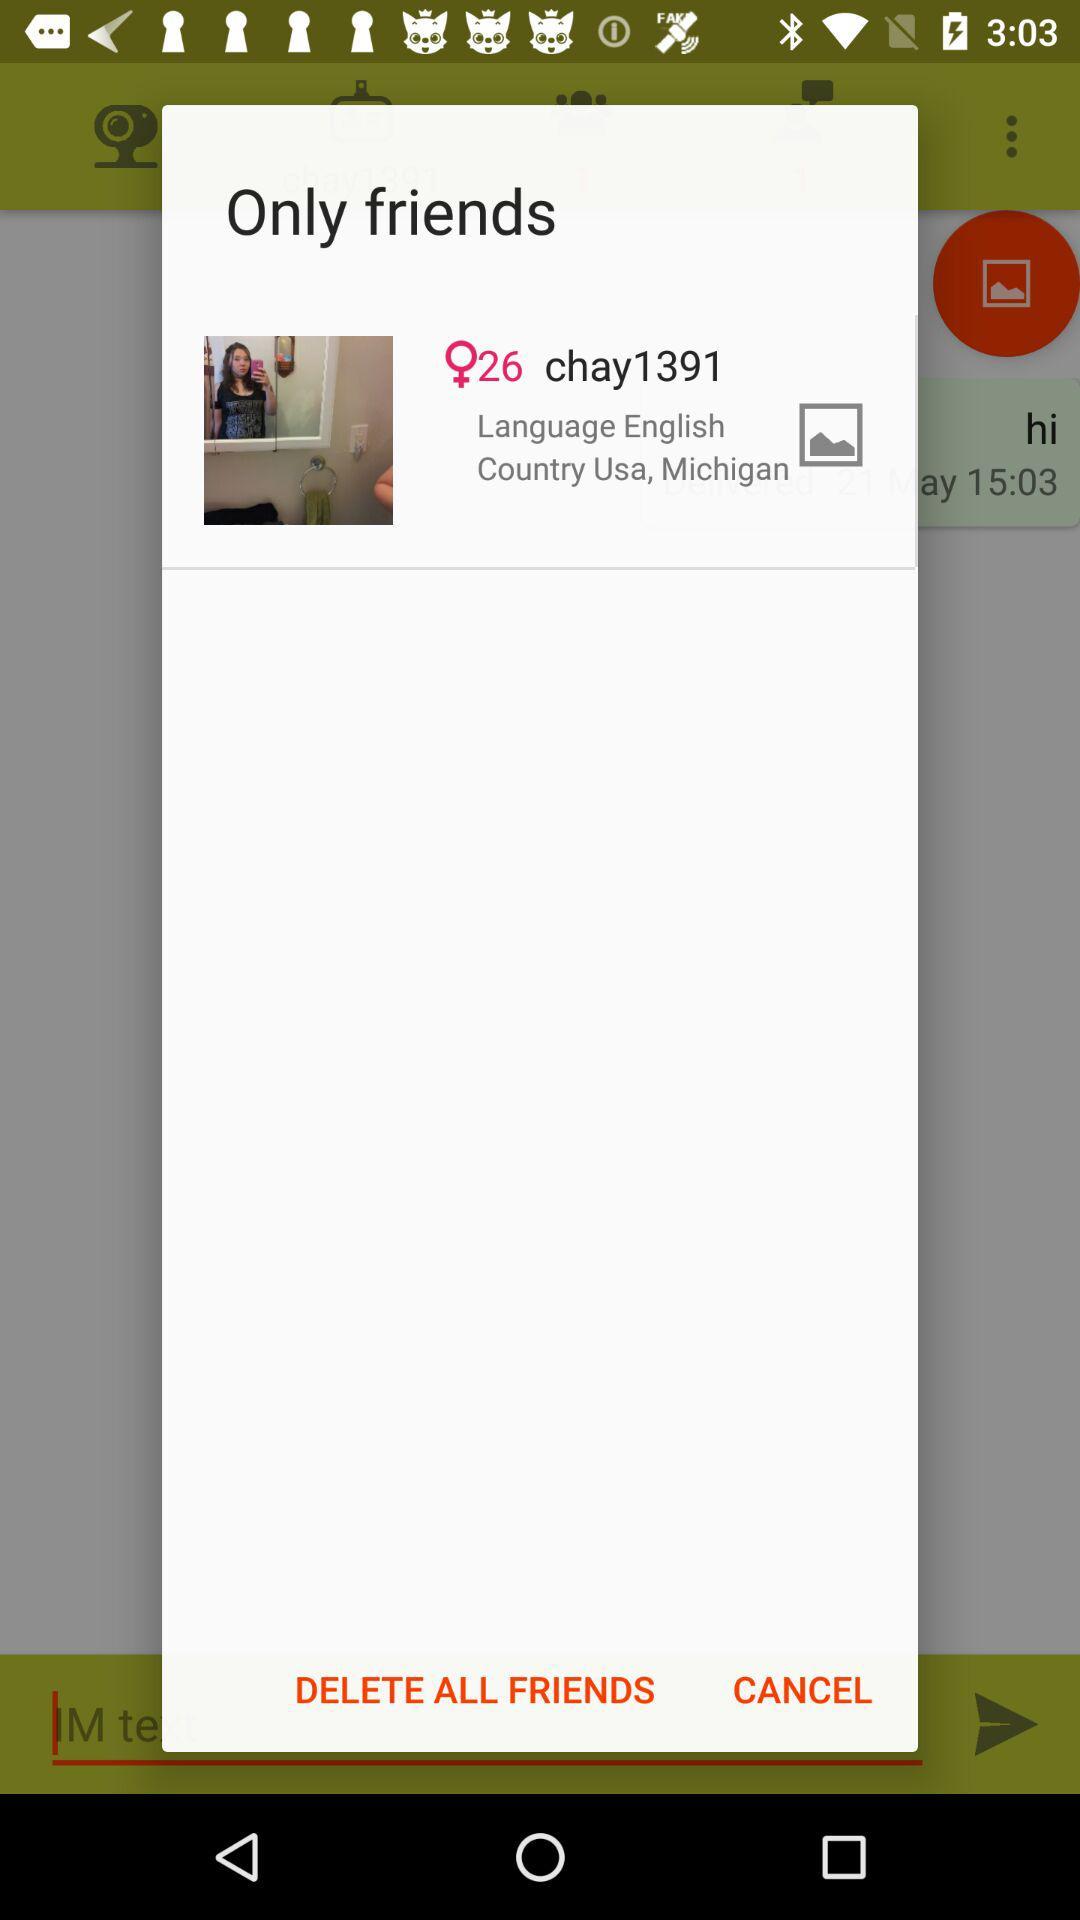 The image size is (1080, 1920). What do you see at coordinates (298, 429) in the screenshot?
I see `the icon at the top left corner` at bounding box center [298, 429].